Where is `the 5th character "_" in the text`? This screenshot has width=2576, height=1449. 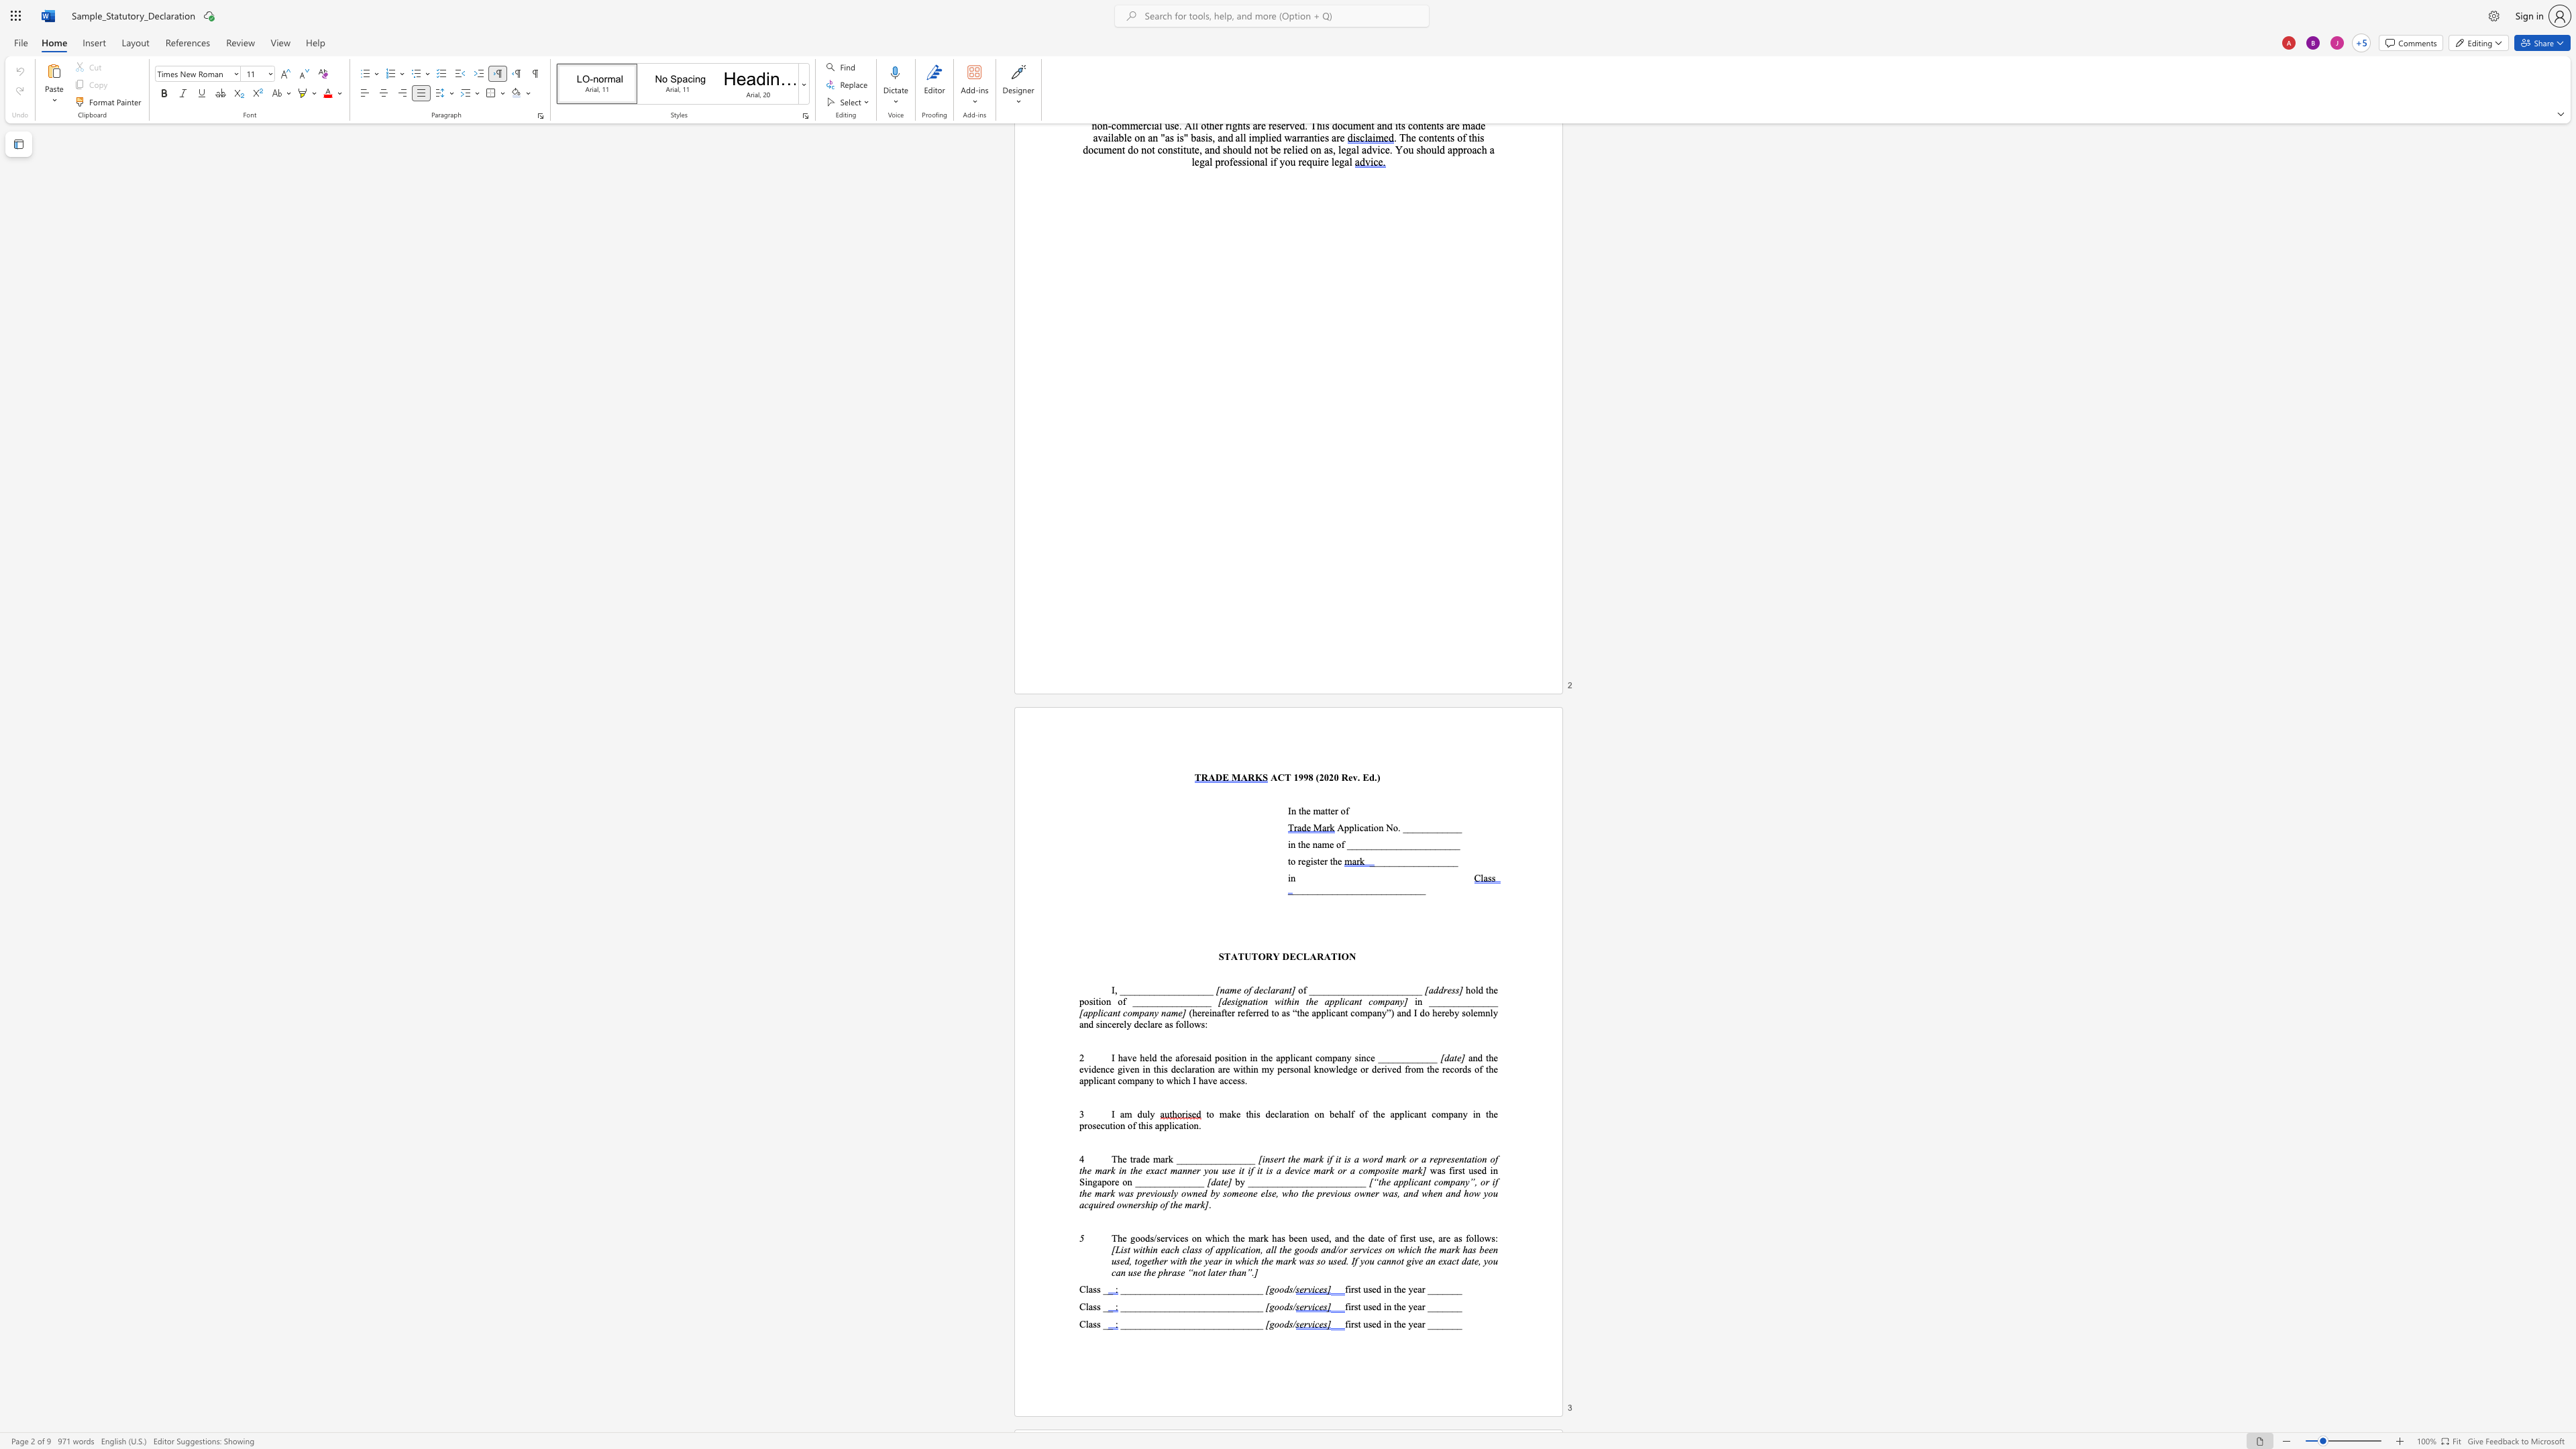
the 5th character "_" in the text is located at coordinates (1331, 989).